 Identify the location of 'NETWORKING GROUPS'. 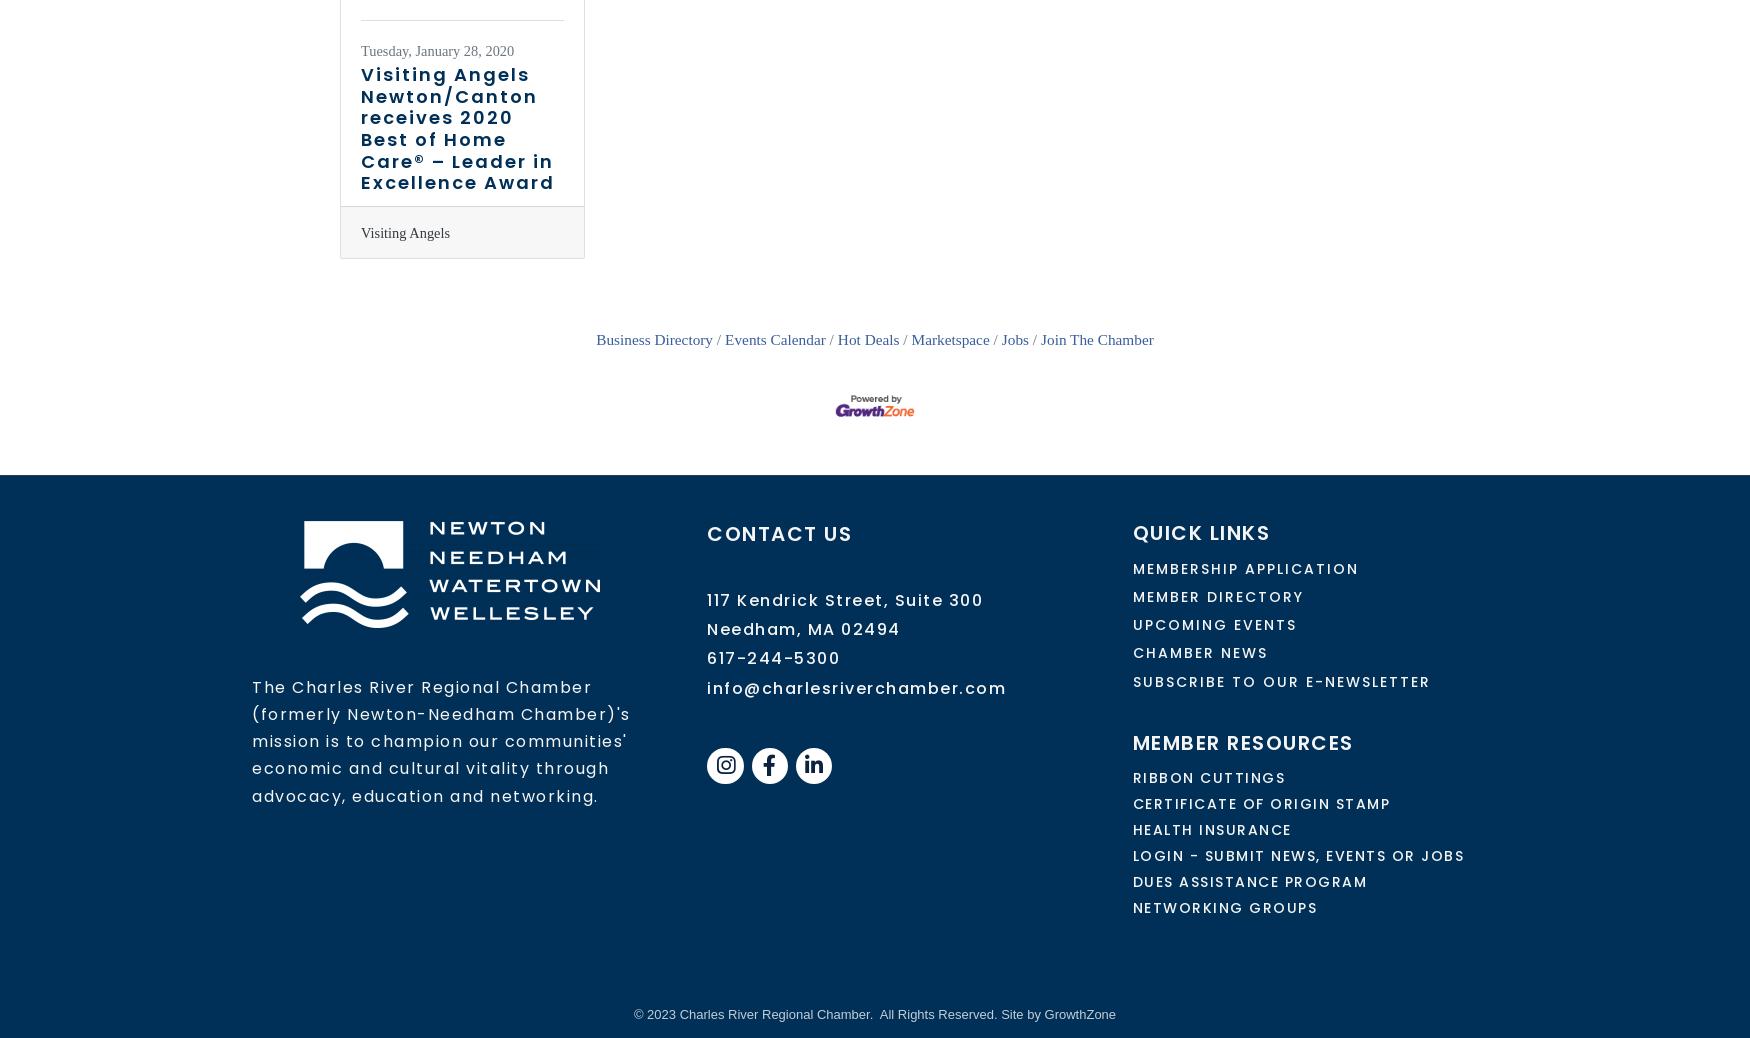
(1131, 907).